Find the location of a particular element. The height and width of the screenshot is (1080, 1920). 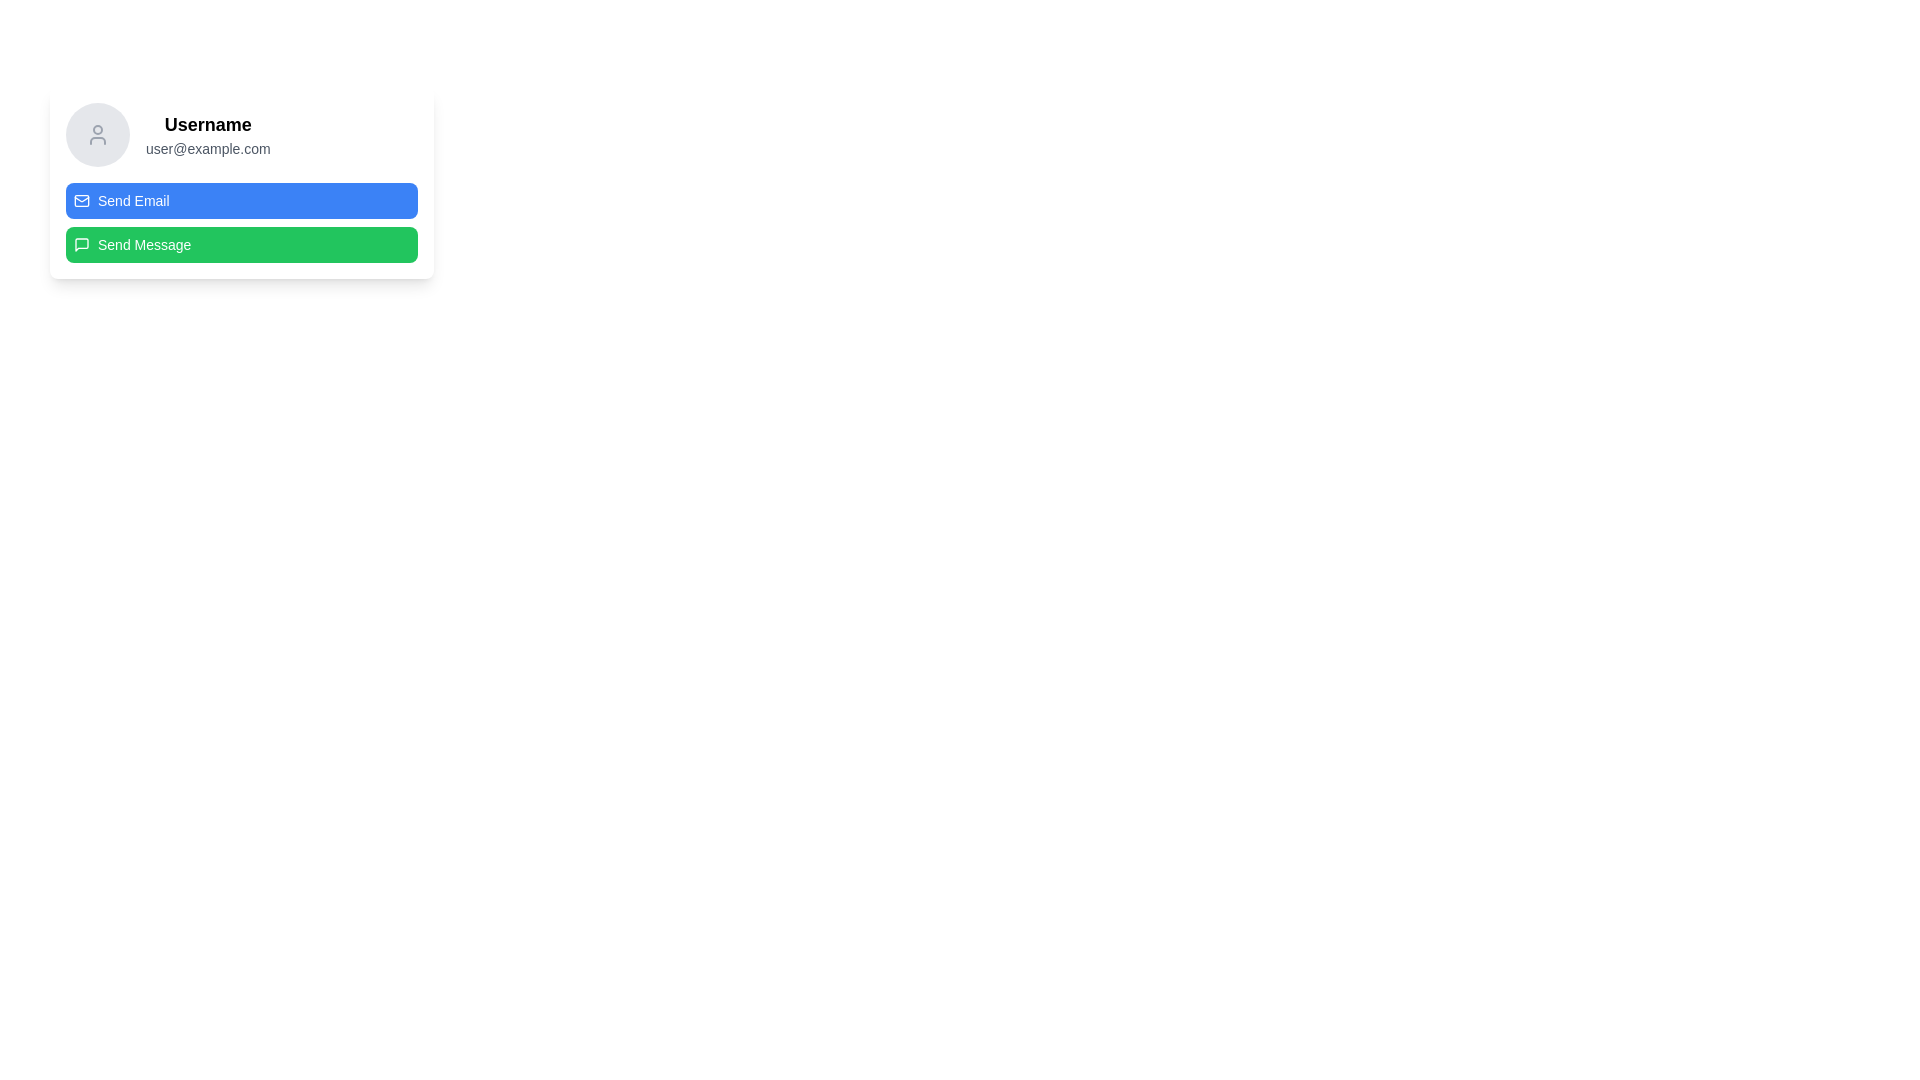

the 'Username' text label which is bold and larger, positioned above the email address and next to the user avatar icon is located at coordinates (208, 124).